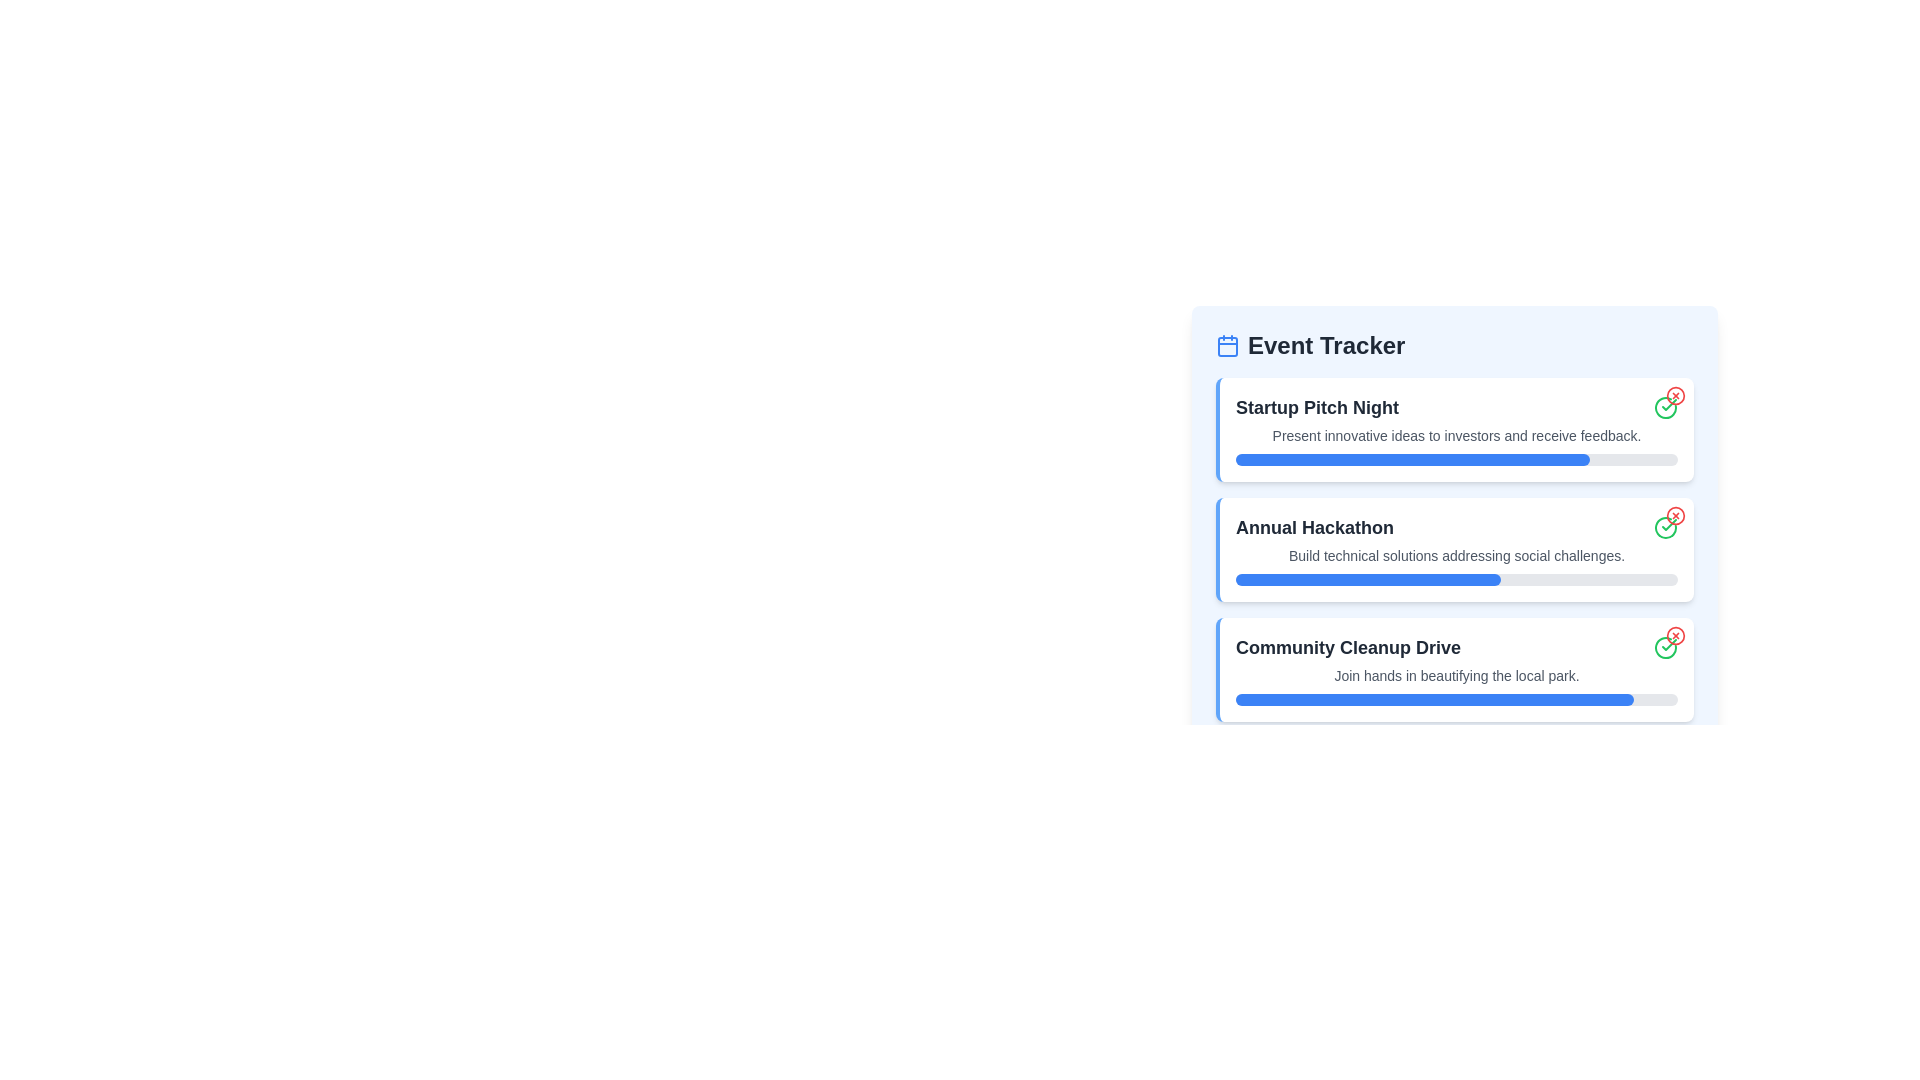  What do you see at coordinates (1665, 407) in the screenshot?
I see `the status icon indicating a successful completion for the 'Startup Pitch Night' event` at bounding box center [1665, 407].